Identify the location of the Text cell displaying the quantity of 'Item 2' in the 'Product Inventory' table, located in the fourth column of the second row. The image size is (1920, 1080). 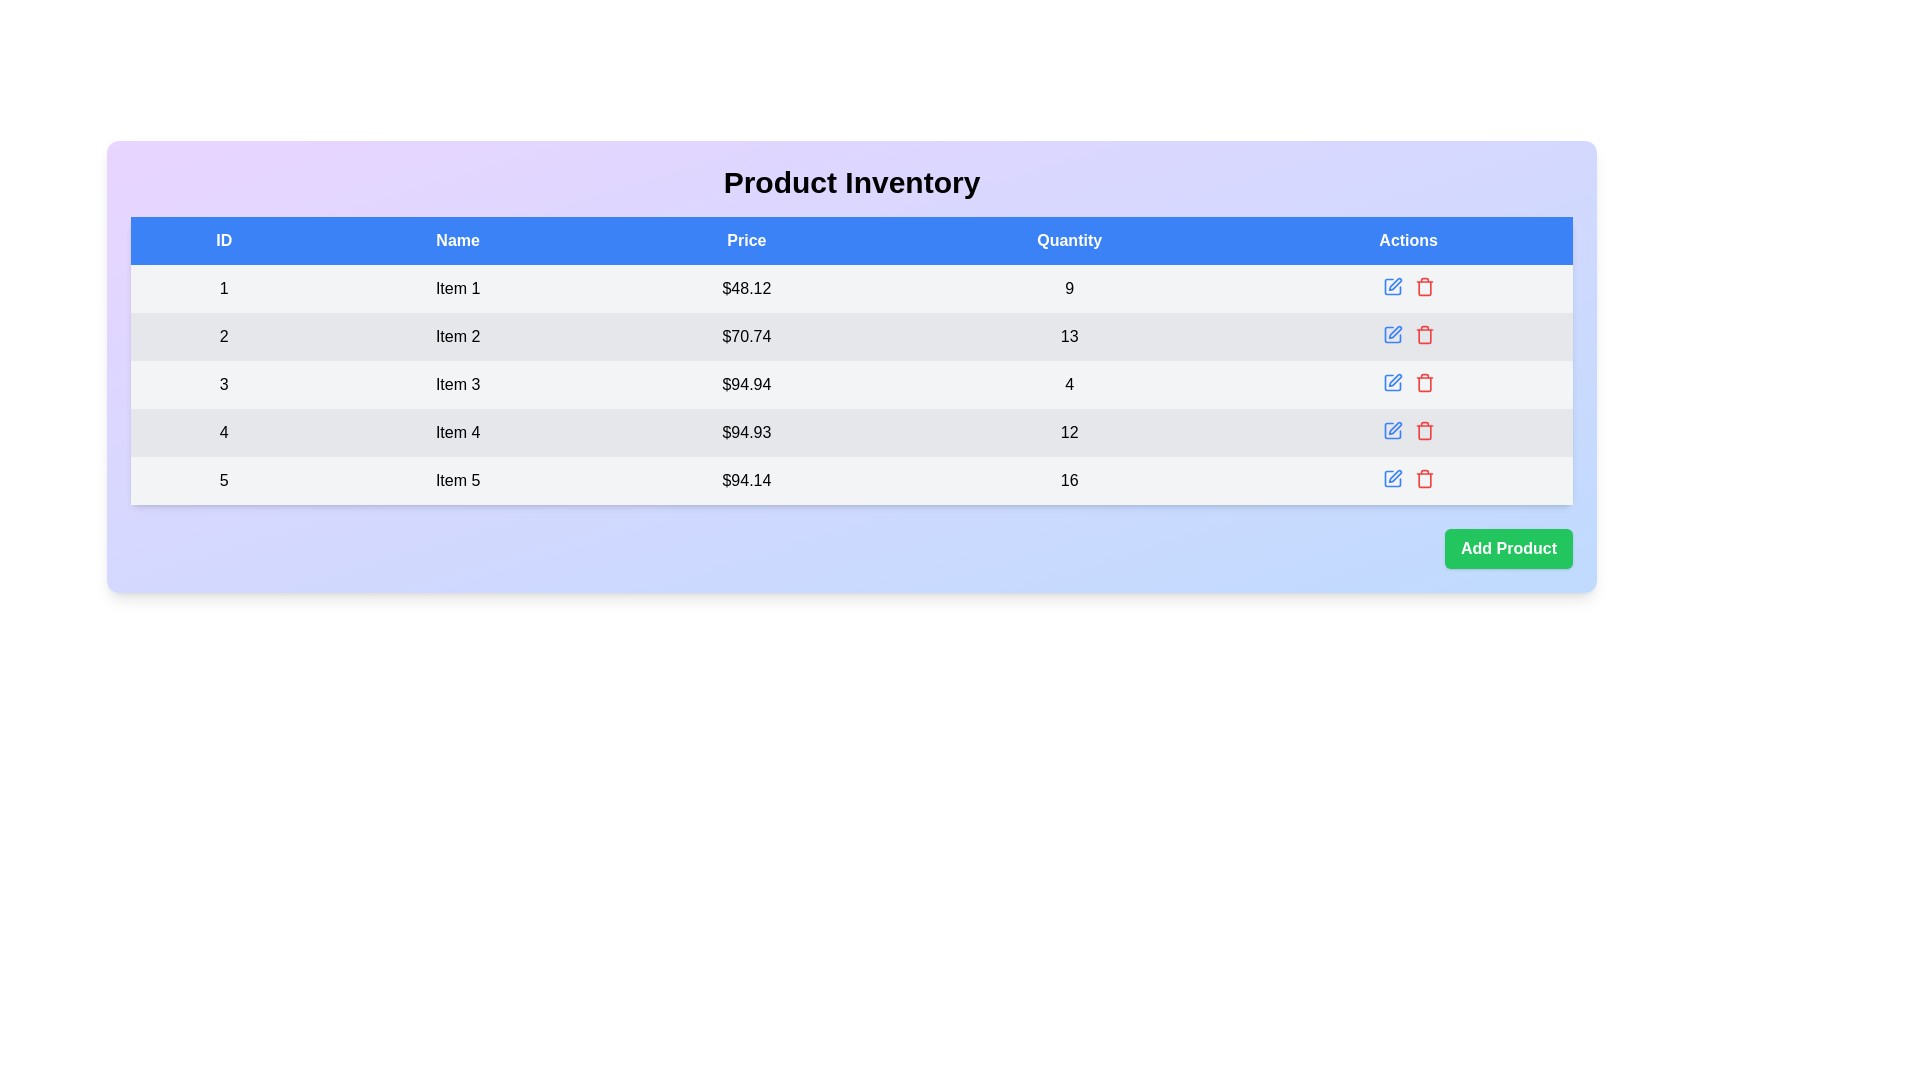
(1068, 335).